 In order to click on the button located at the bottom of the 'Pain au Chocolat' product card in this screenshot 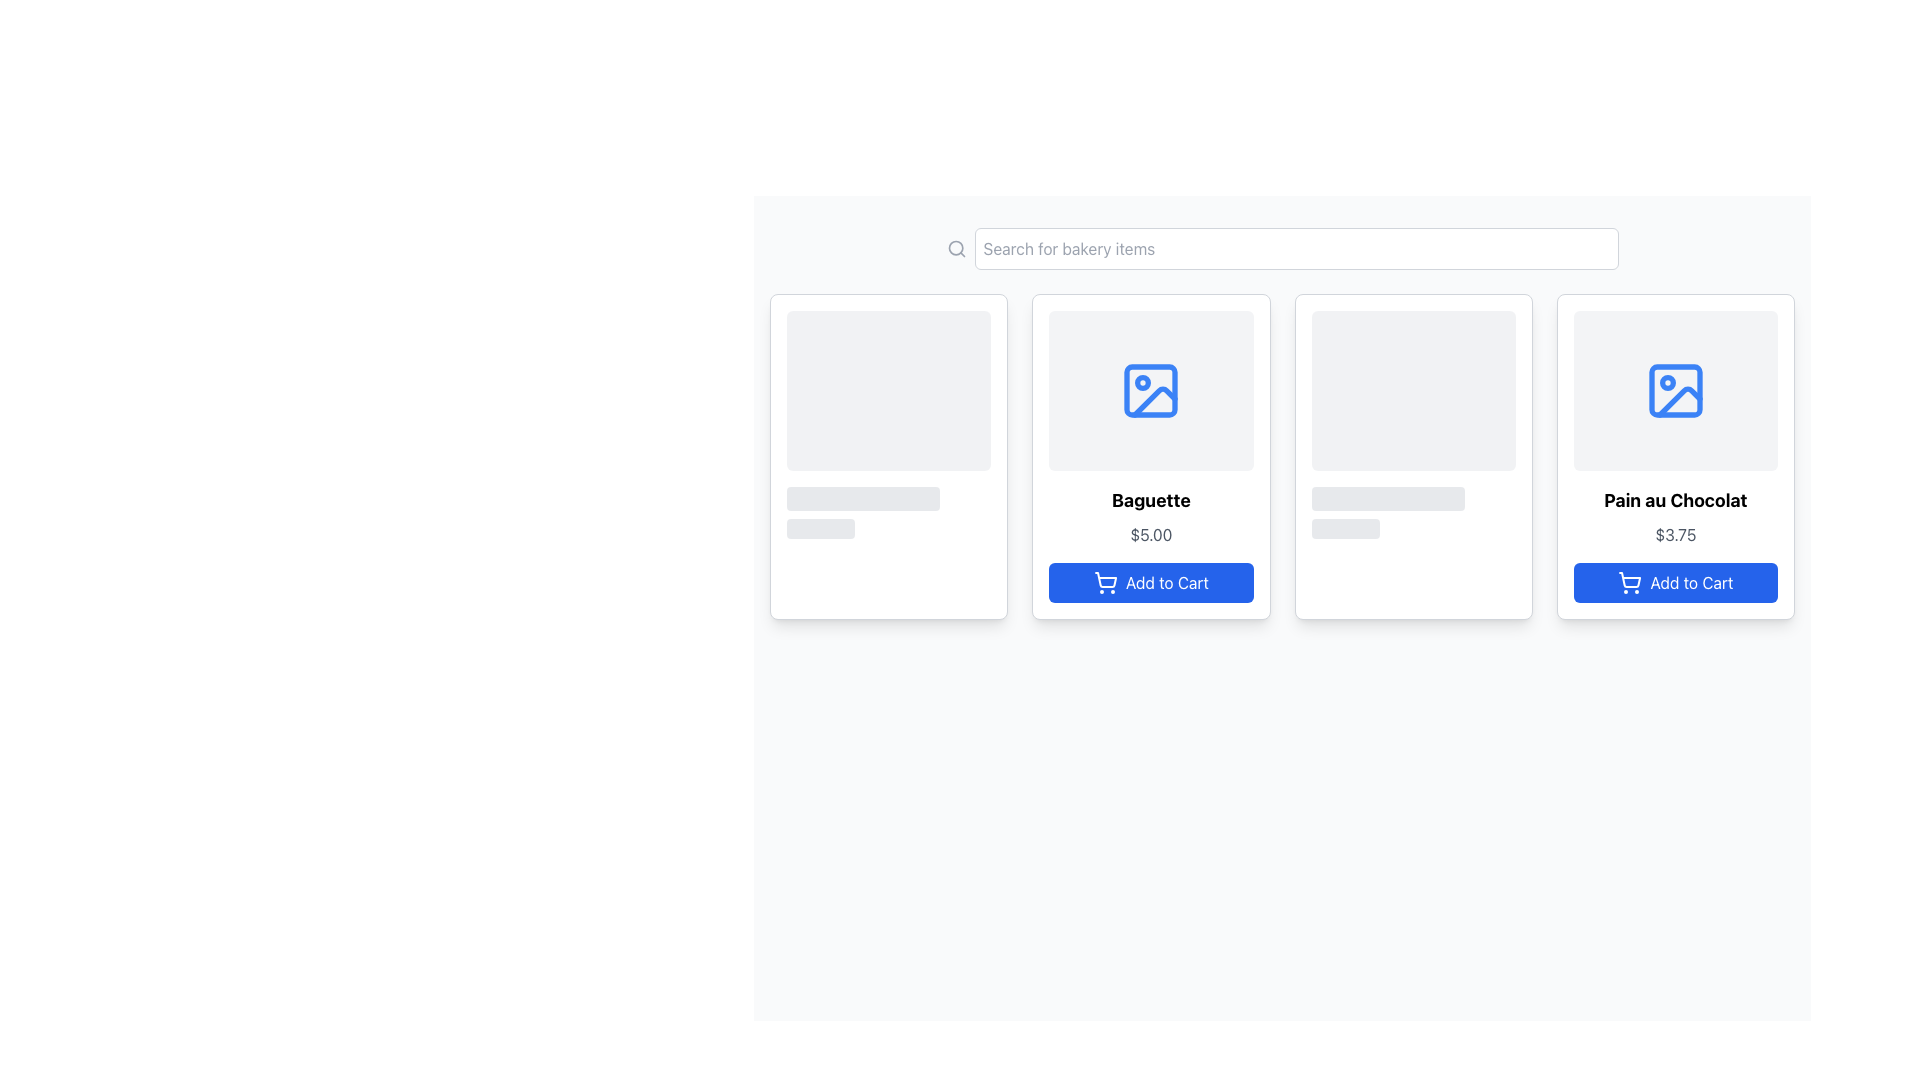, I will do `click(1675, 582)`.